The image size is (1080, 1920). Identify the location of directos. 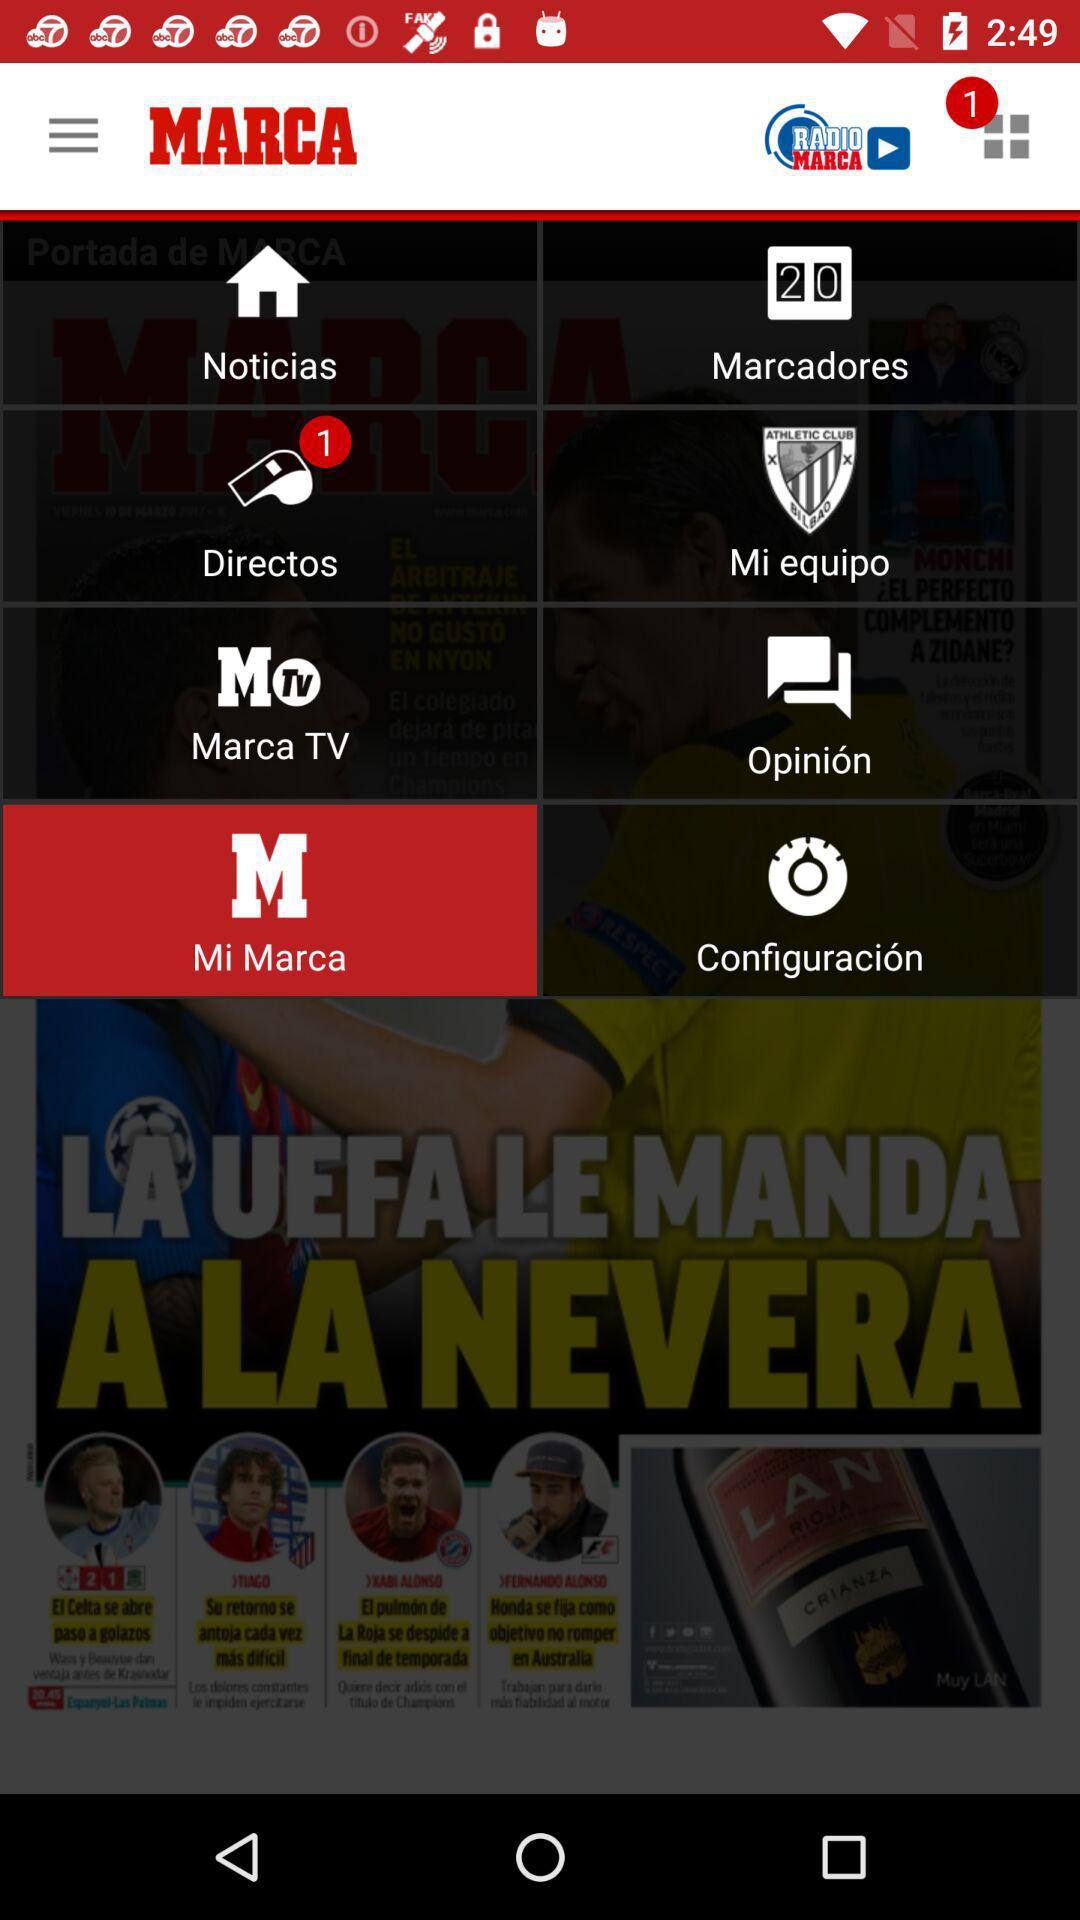
(270, 505).